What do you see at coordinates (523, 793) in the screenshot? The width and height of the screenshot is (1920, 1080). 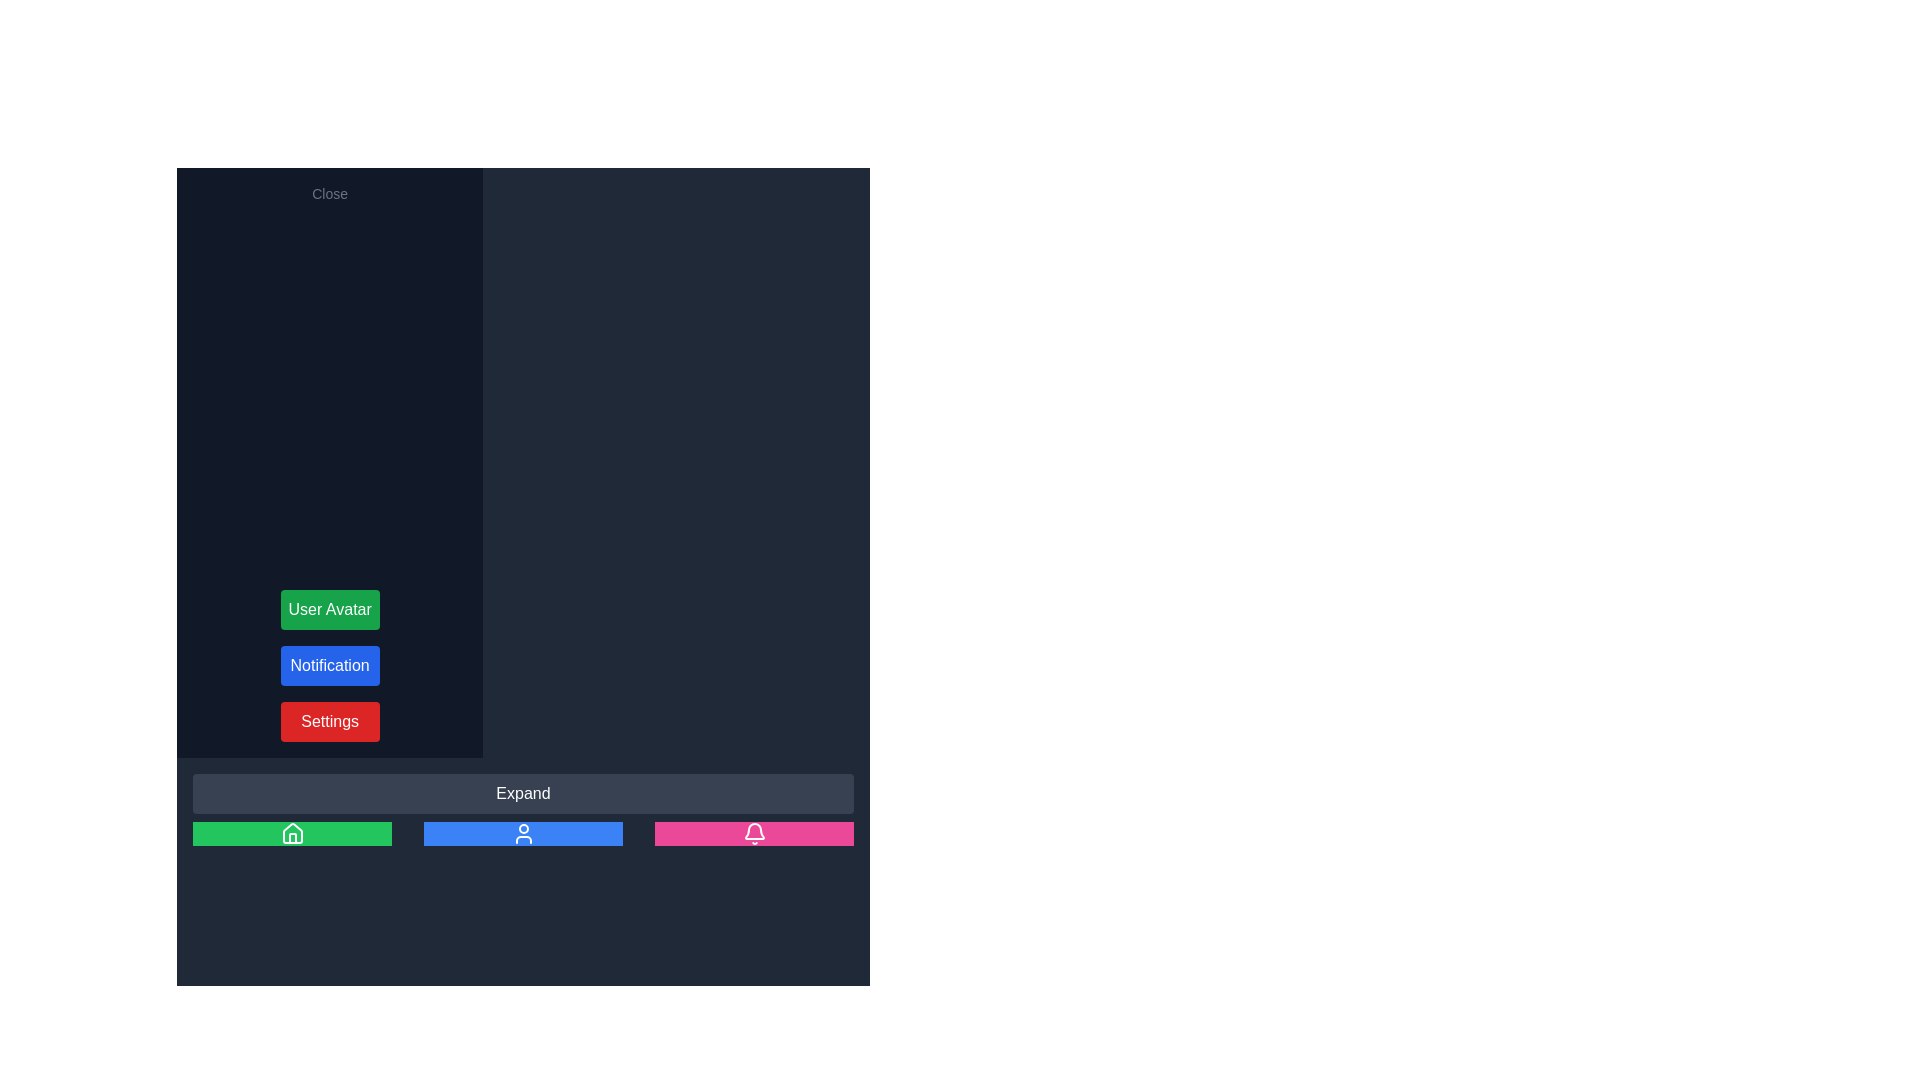 I see `the 'Expand' button, which has a dark gray background and rounded corners, located at the top-center of the navigation elements in the sidebar` at bounding box center [523, 793].